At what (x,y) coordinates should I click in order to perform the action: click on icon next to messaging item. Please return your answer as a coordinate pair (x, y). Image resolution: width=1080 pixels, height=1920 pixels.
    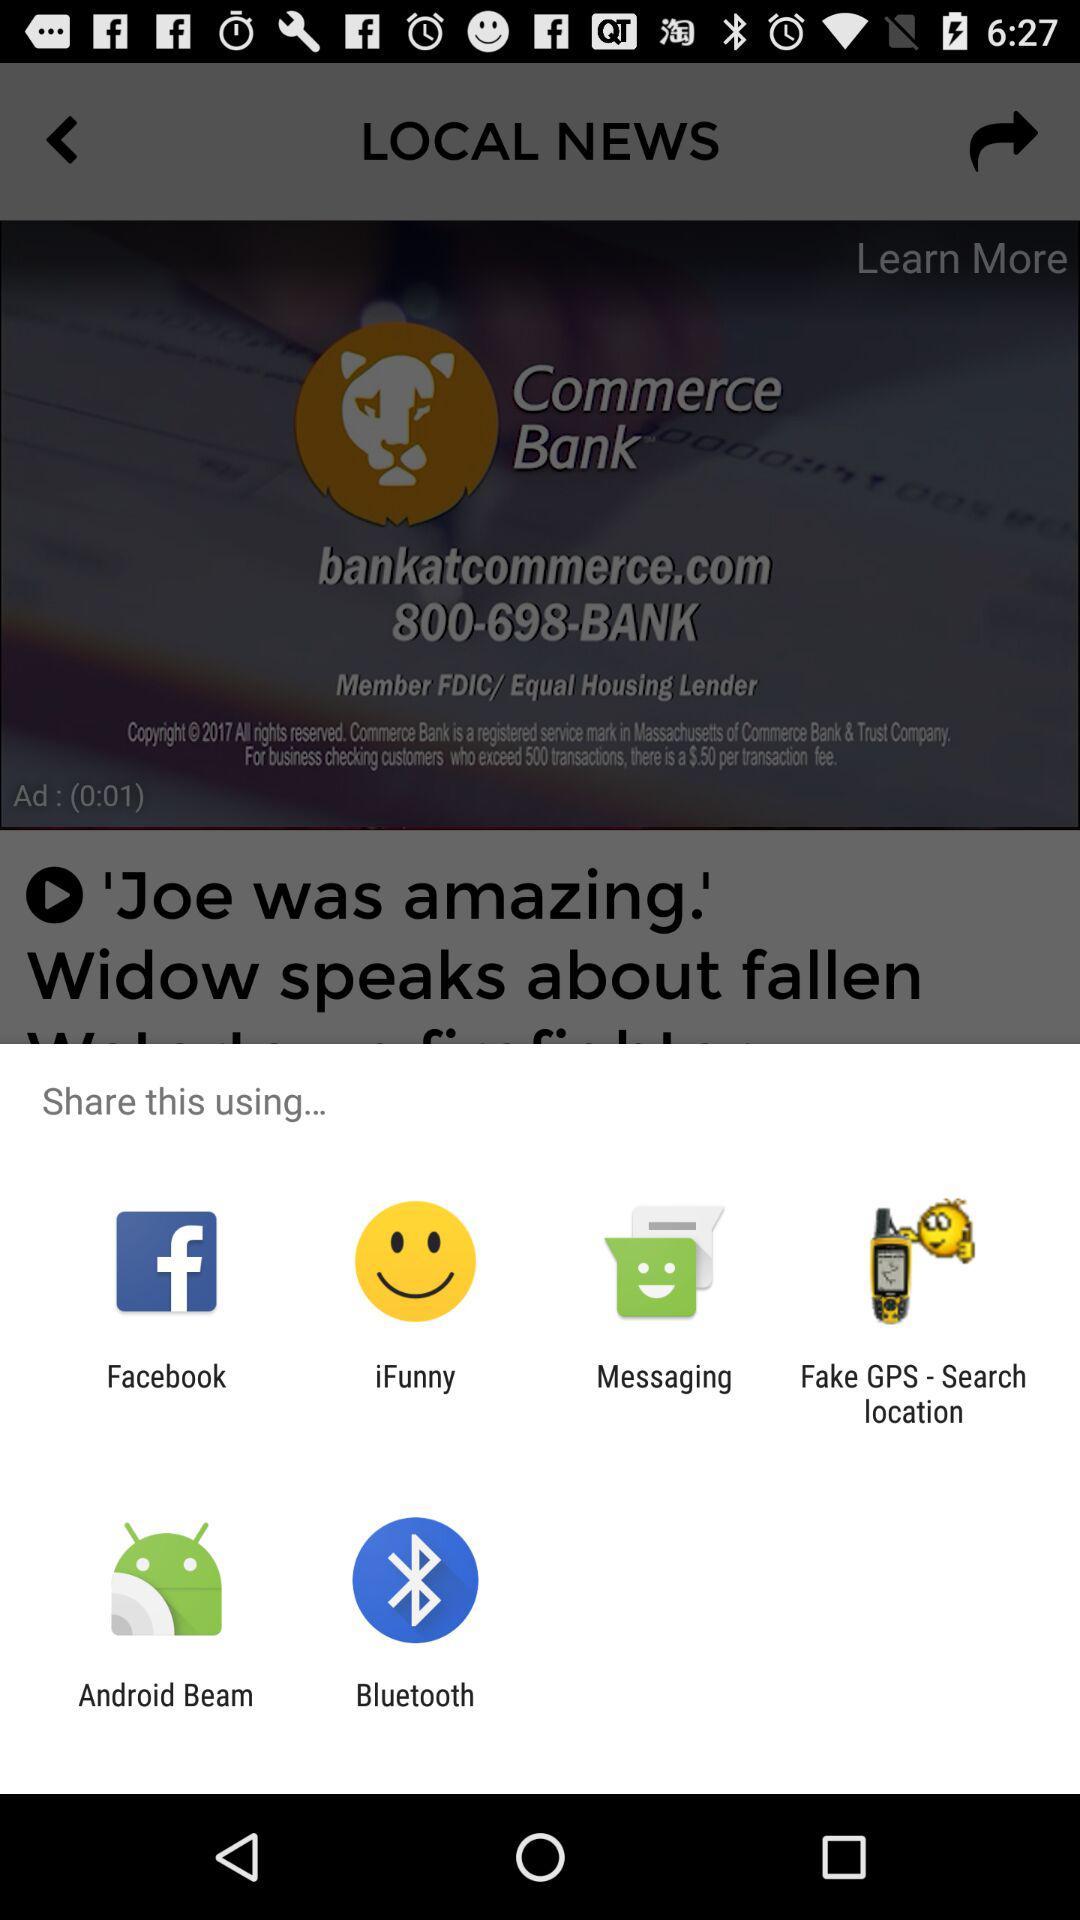
    Looking at the image, I should click on (414, 1392).